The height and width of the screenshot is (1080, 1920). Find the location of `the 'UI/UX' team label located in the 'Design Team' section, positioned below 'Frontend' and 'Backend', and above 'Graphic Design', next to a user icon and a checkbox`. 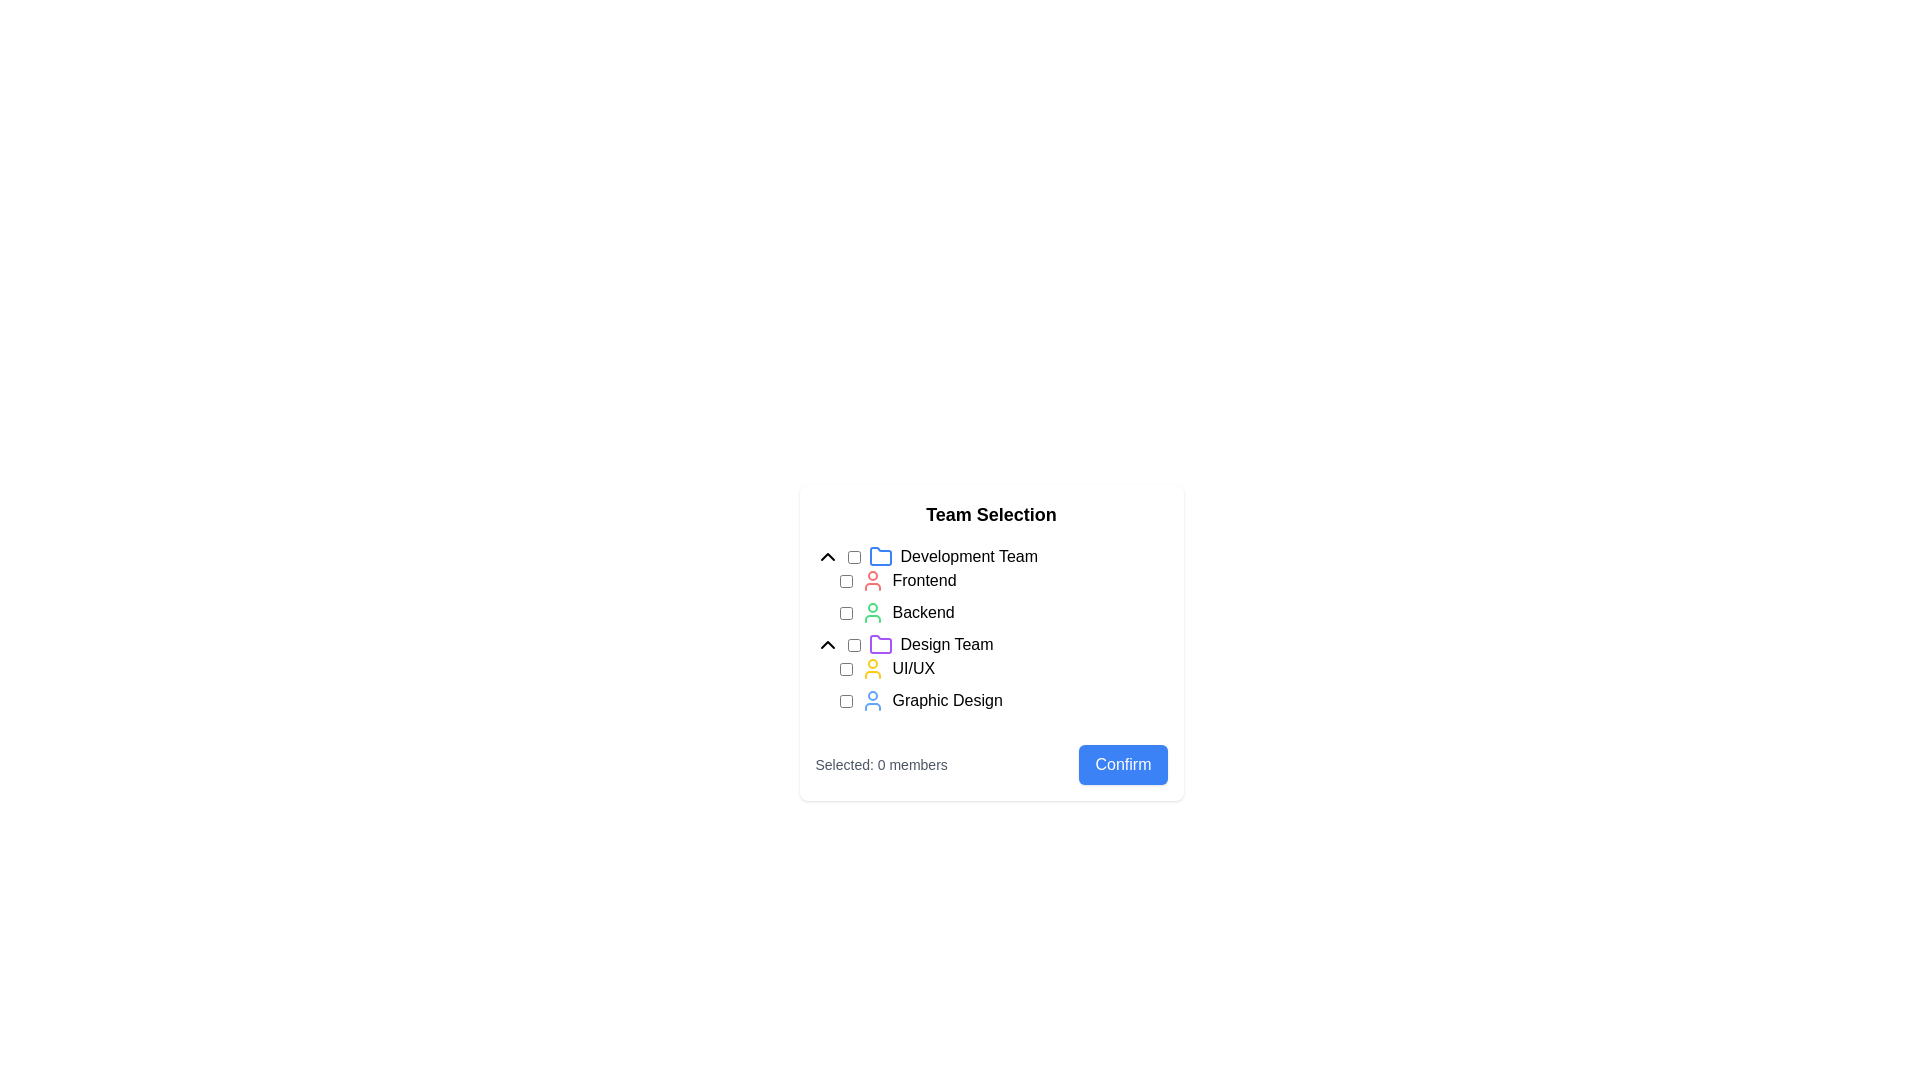

the 'UI/UX' team label located in the 'Design Team' section, positioned below 'Frontend' and 'Backend', and above 'Graphic Design', next to a user icon and a checkbox is located at coordinates (912, 668).